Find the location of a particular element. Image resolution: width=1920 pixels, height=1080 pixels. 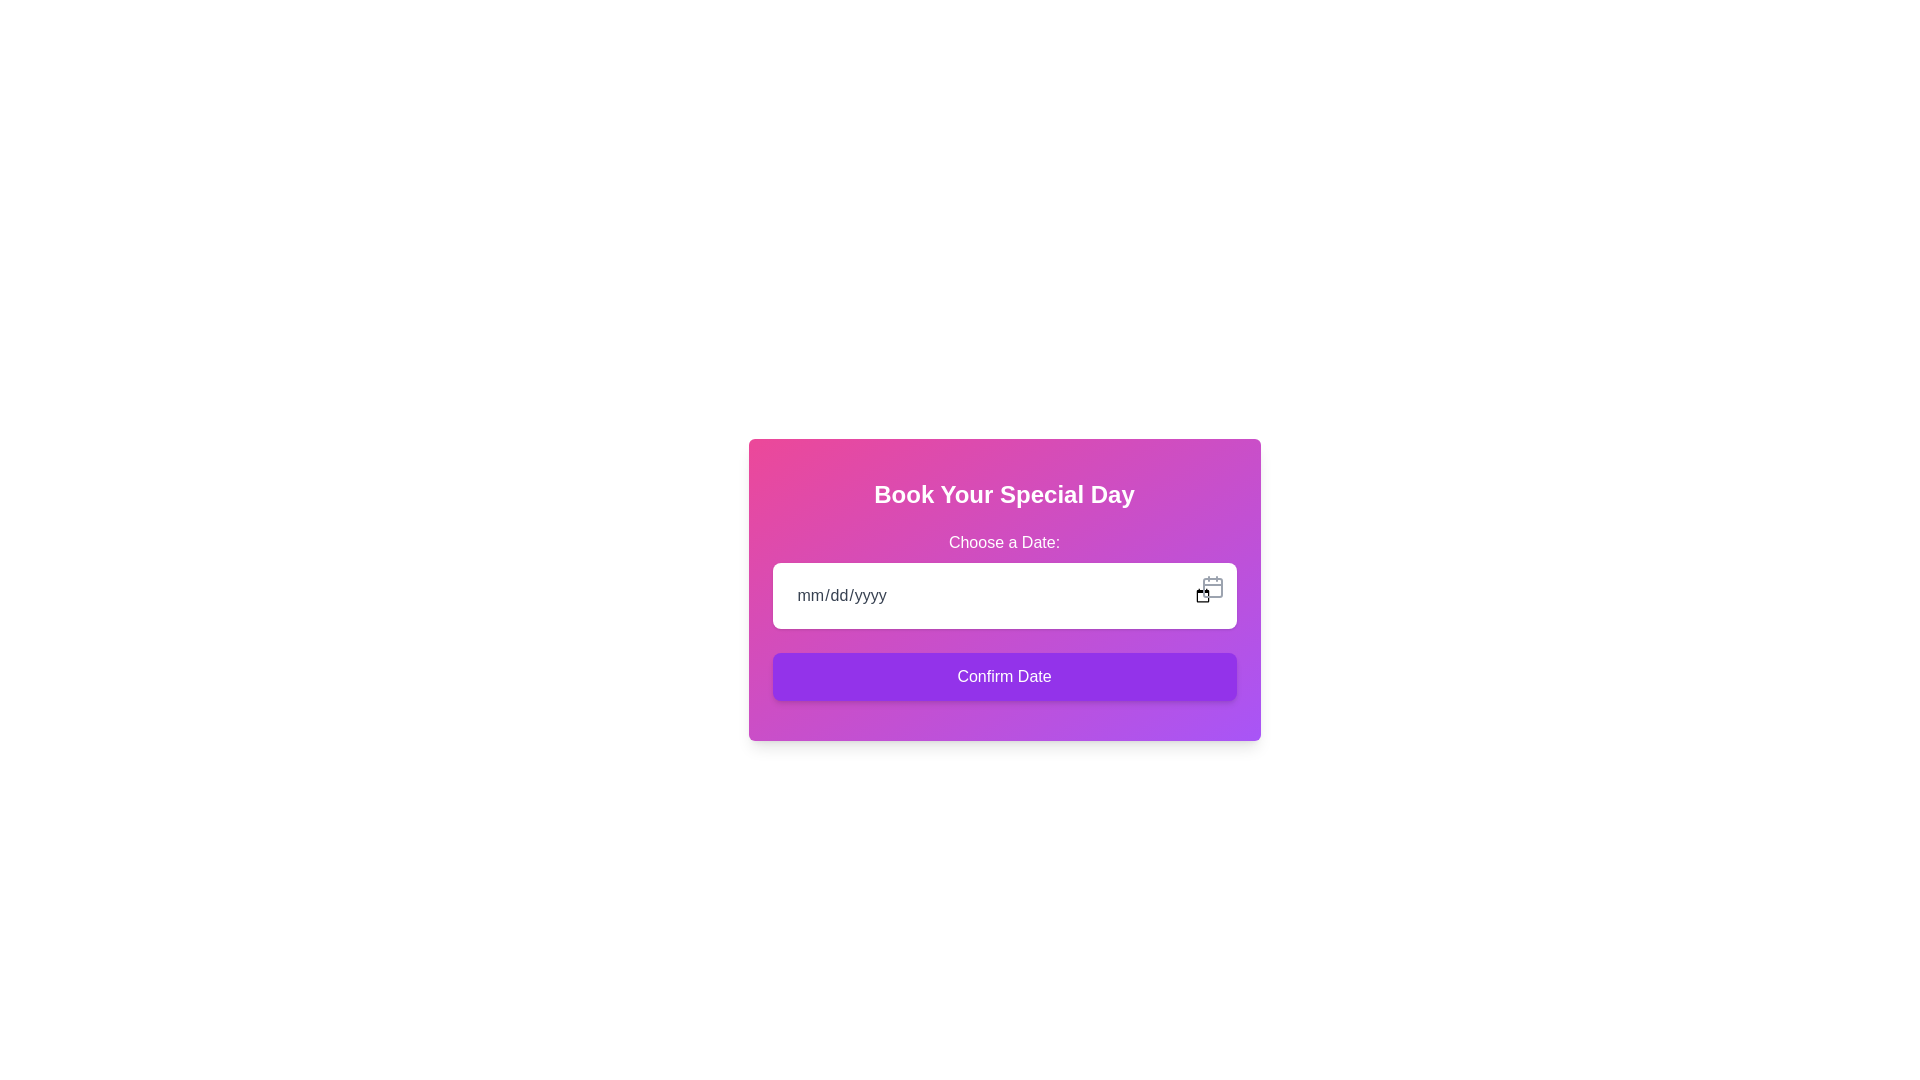

the calendar icon located at the top-right corner inside the date input field is located at coordinates (1211, 585).